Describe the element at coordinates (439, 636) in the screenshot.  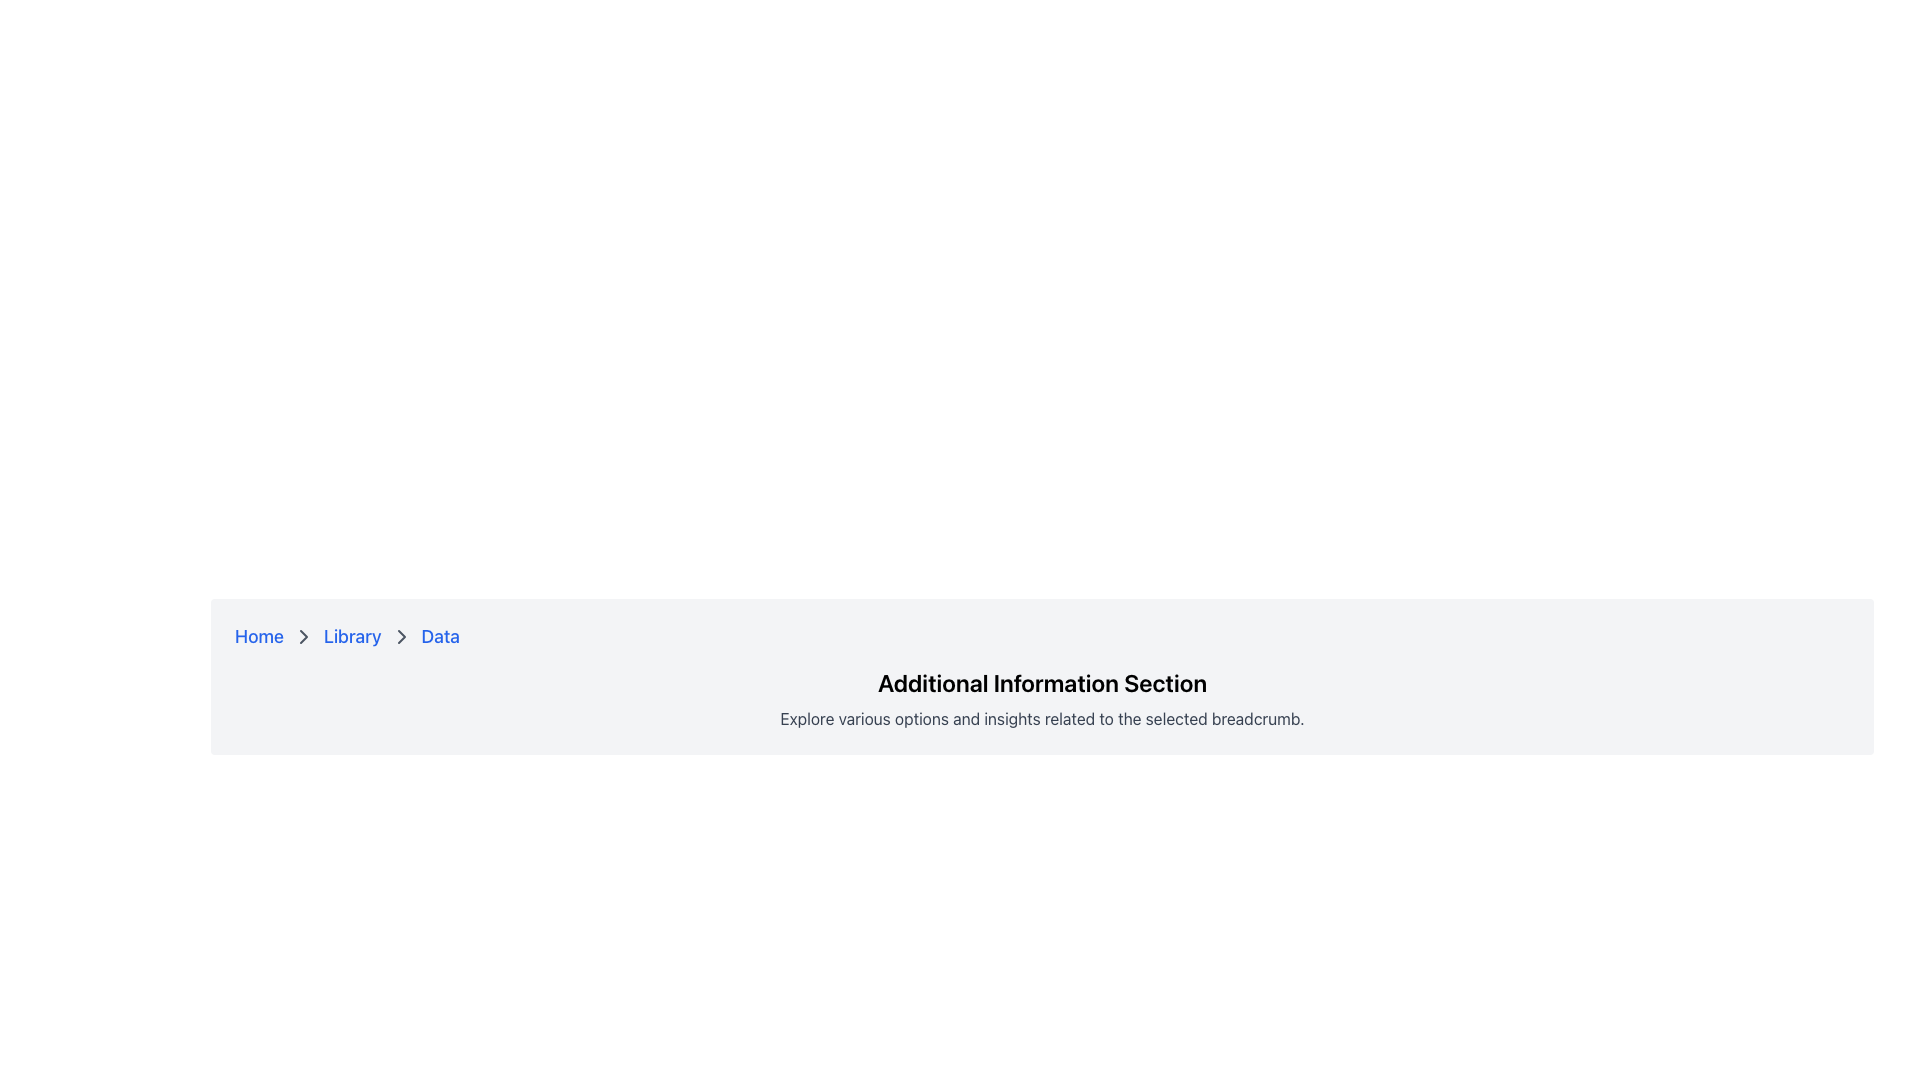
I see `the 'Data' hyperlink` at that location.